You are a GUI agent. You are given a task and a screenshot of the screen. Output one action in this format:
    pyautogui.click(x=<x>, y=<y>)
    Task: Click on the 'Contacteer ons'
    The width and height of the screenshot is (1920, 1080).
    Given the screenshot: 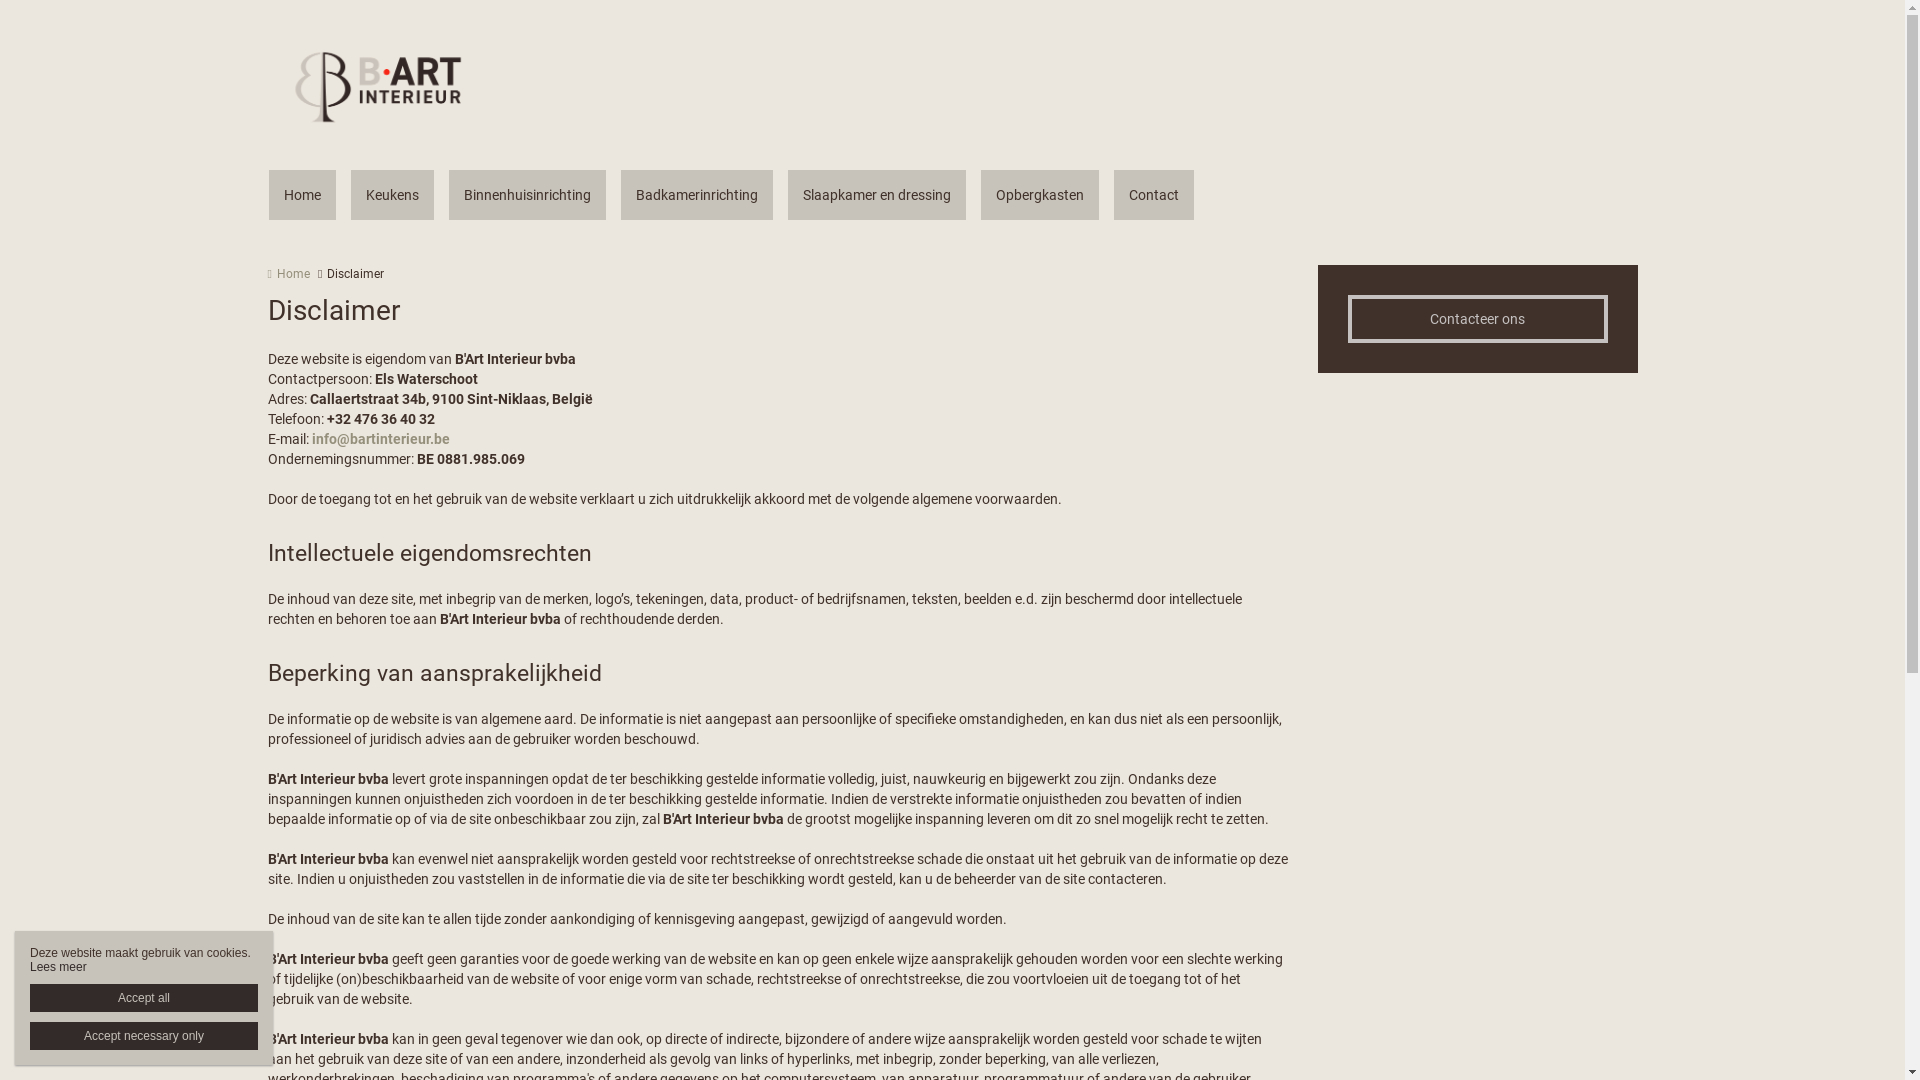 What is the action you would take?
    pyautogui.click(x=1478, y=318)
    